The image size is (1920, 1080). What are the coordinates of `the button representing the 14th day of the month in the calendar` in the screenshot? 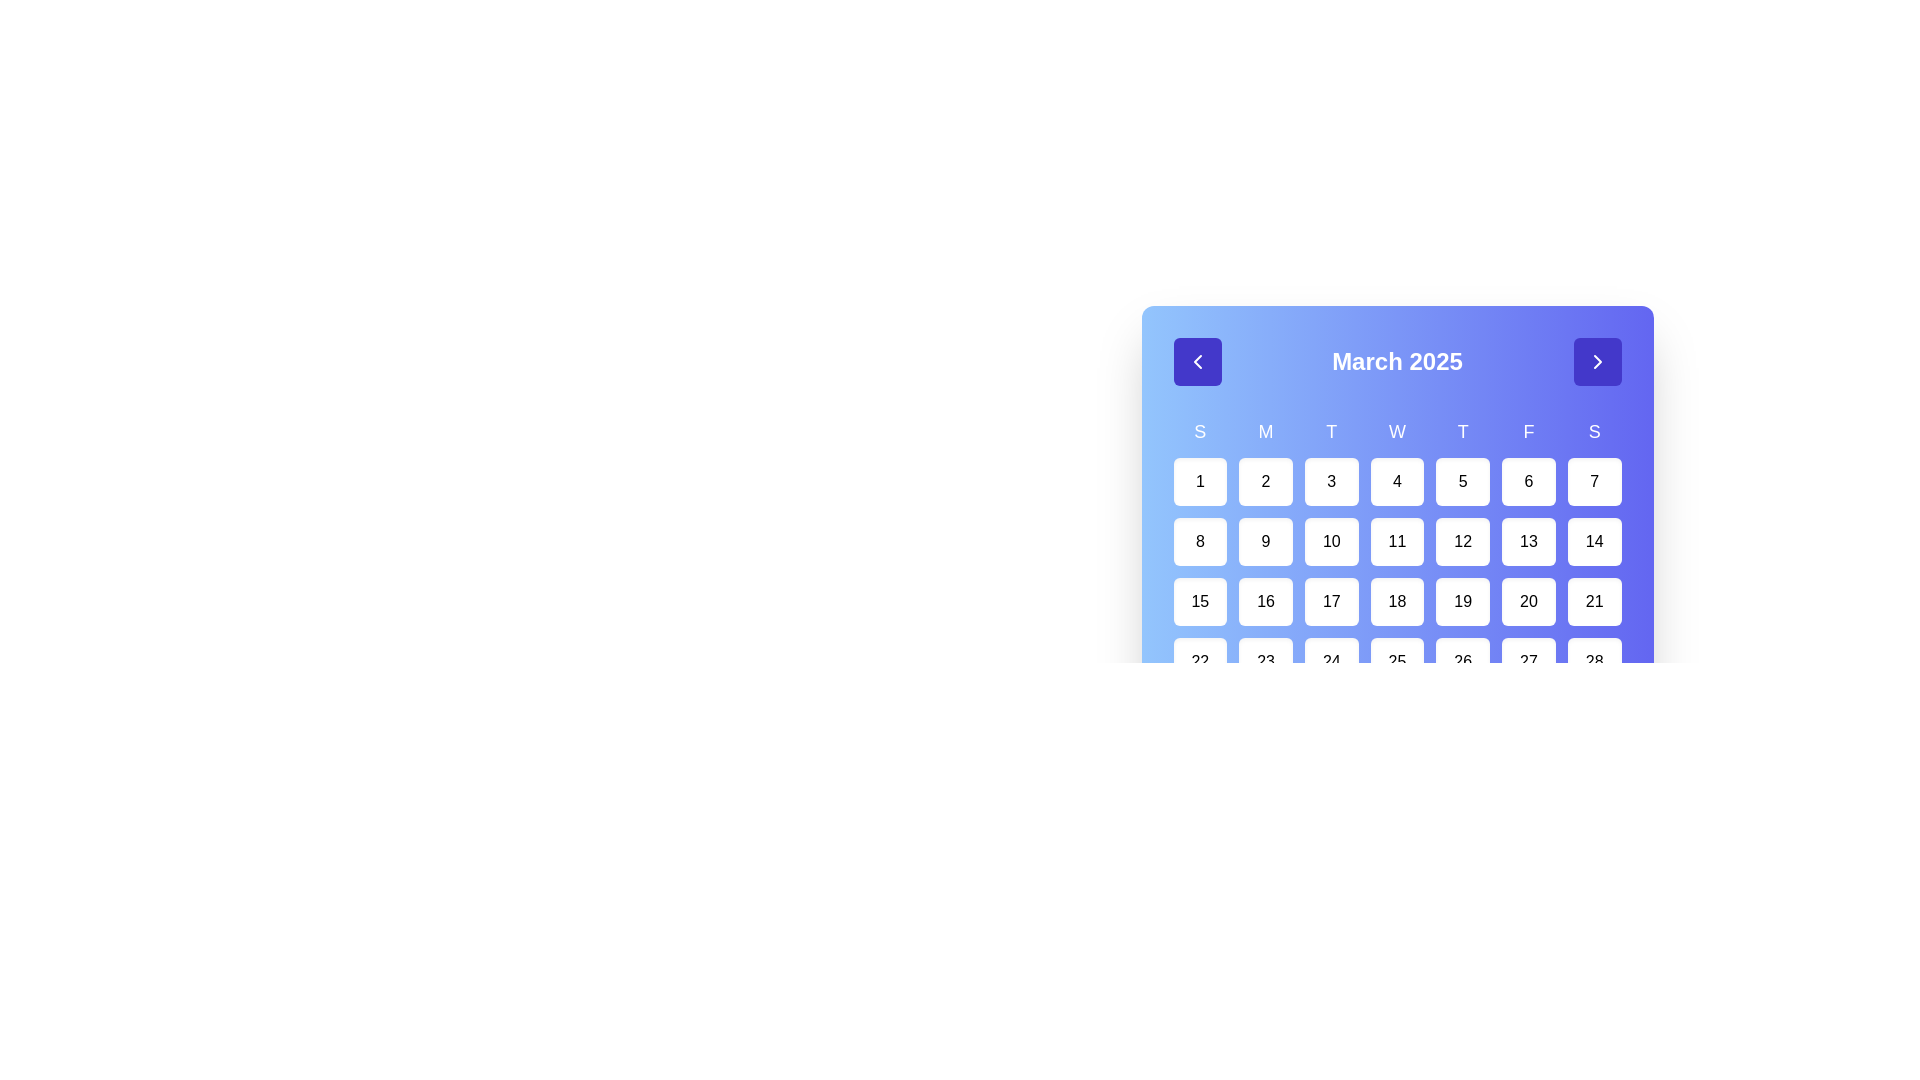 It's located at (1593, 542).